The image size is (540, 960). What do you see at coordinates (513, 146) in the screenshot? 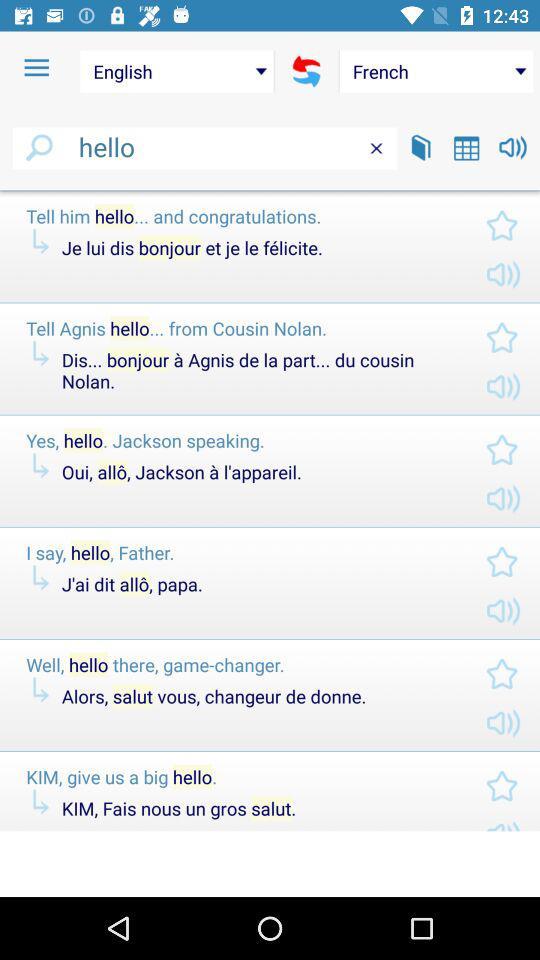
I see `play` at bounding box center [513, 146].